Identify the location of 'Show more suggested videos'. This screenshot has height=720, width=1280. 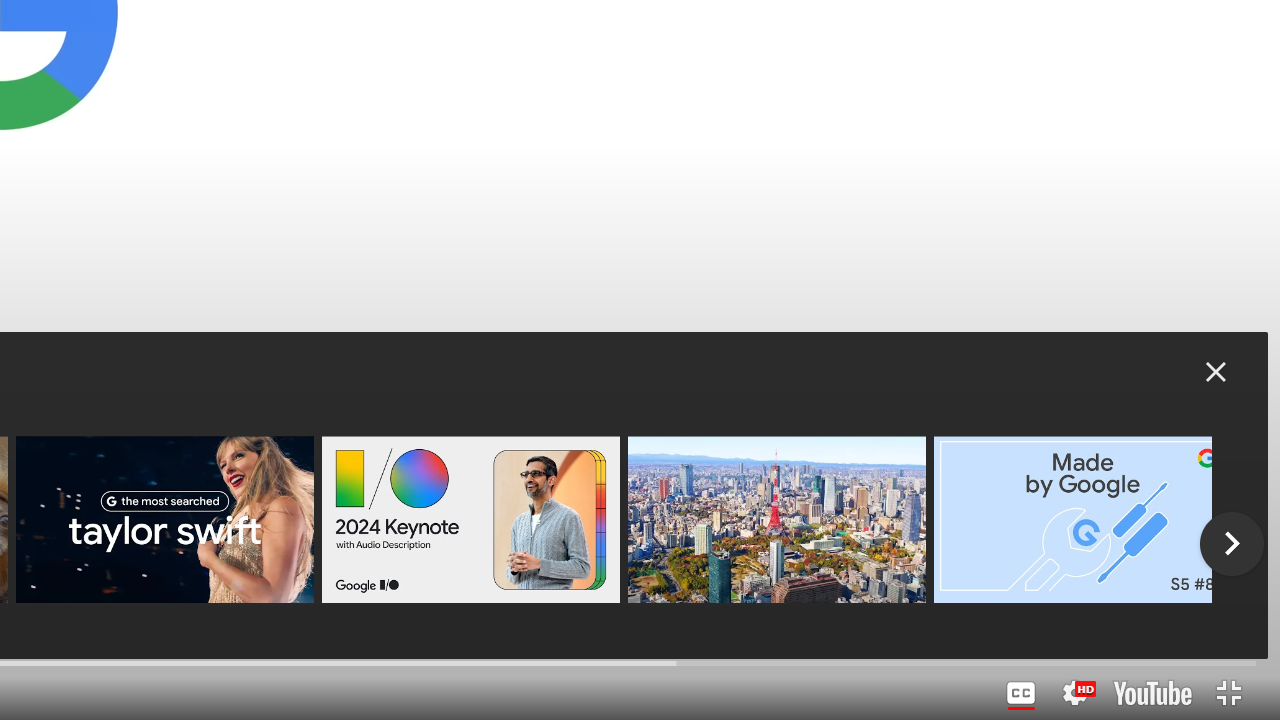
(1231, 543).